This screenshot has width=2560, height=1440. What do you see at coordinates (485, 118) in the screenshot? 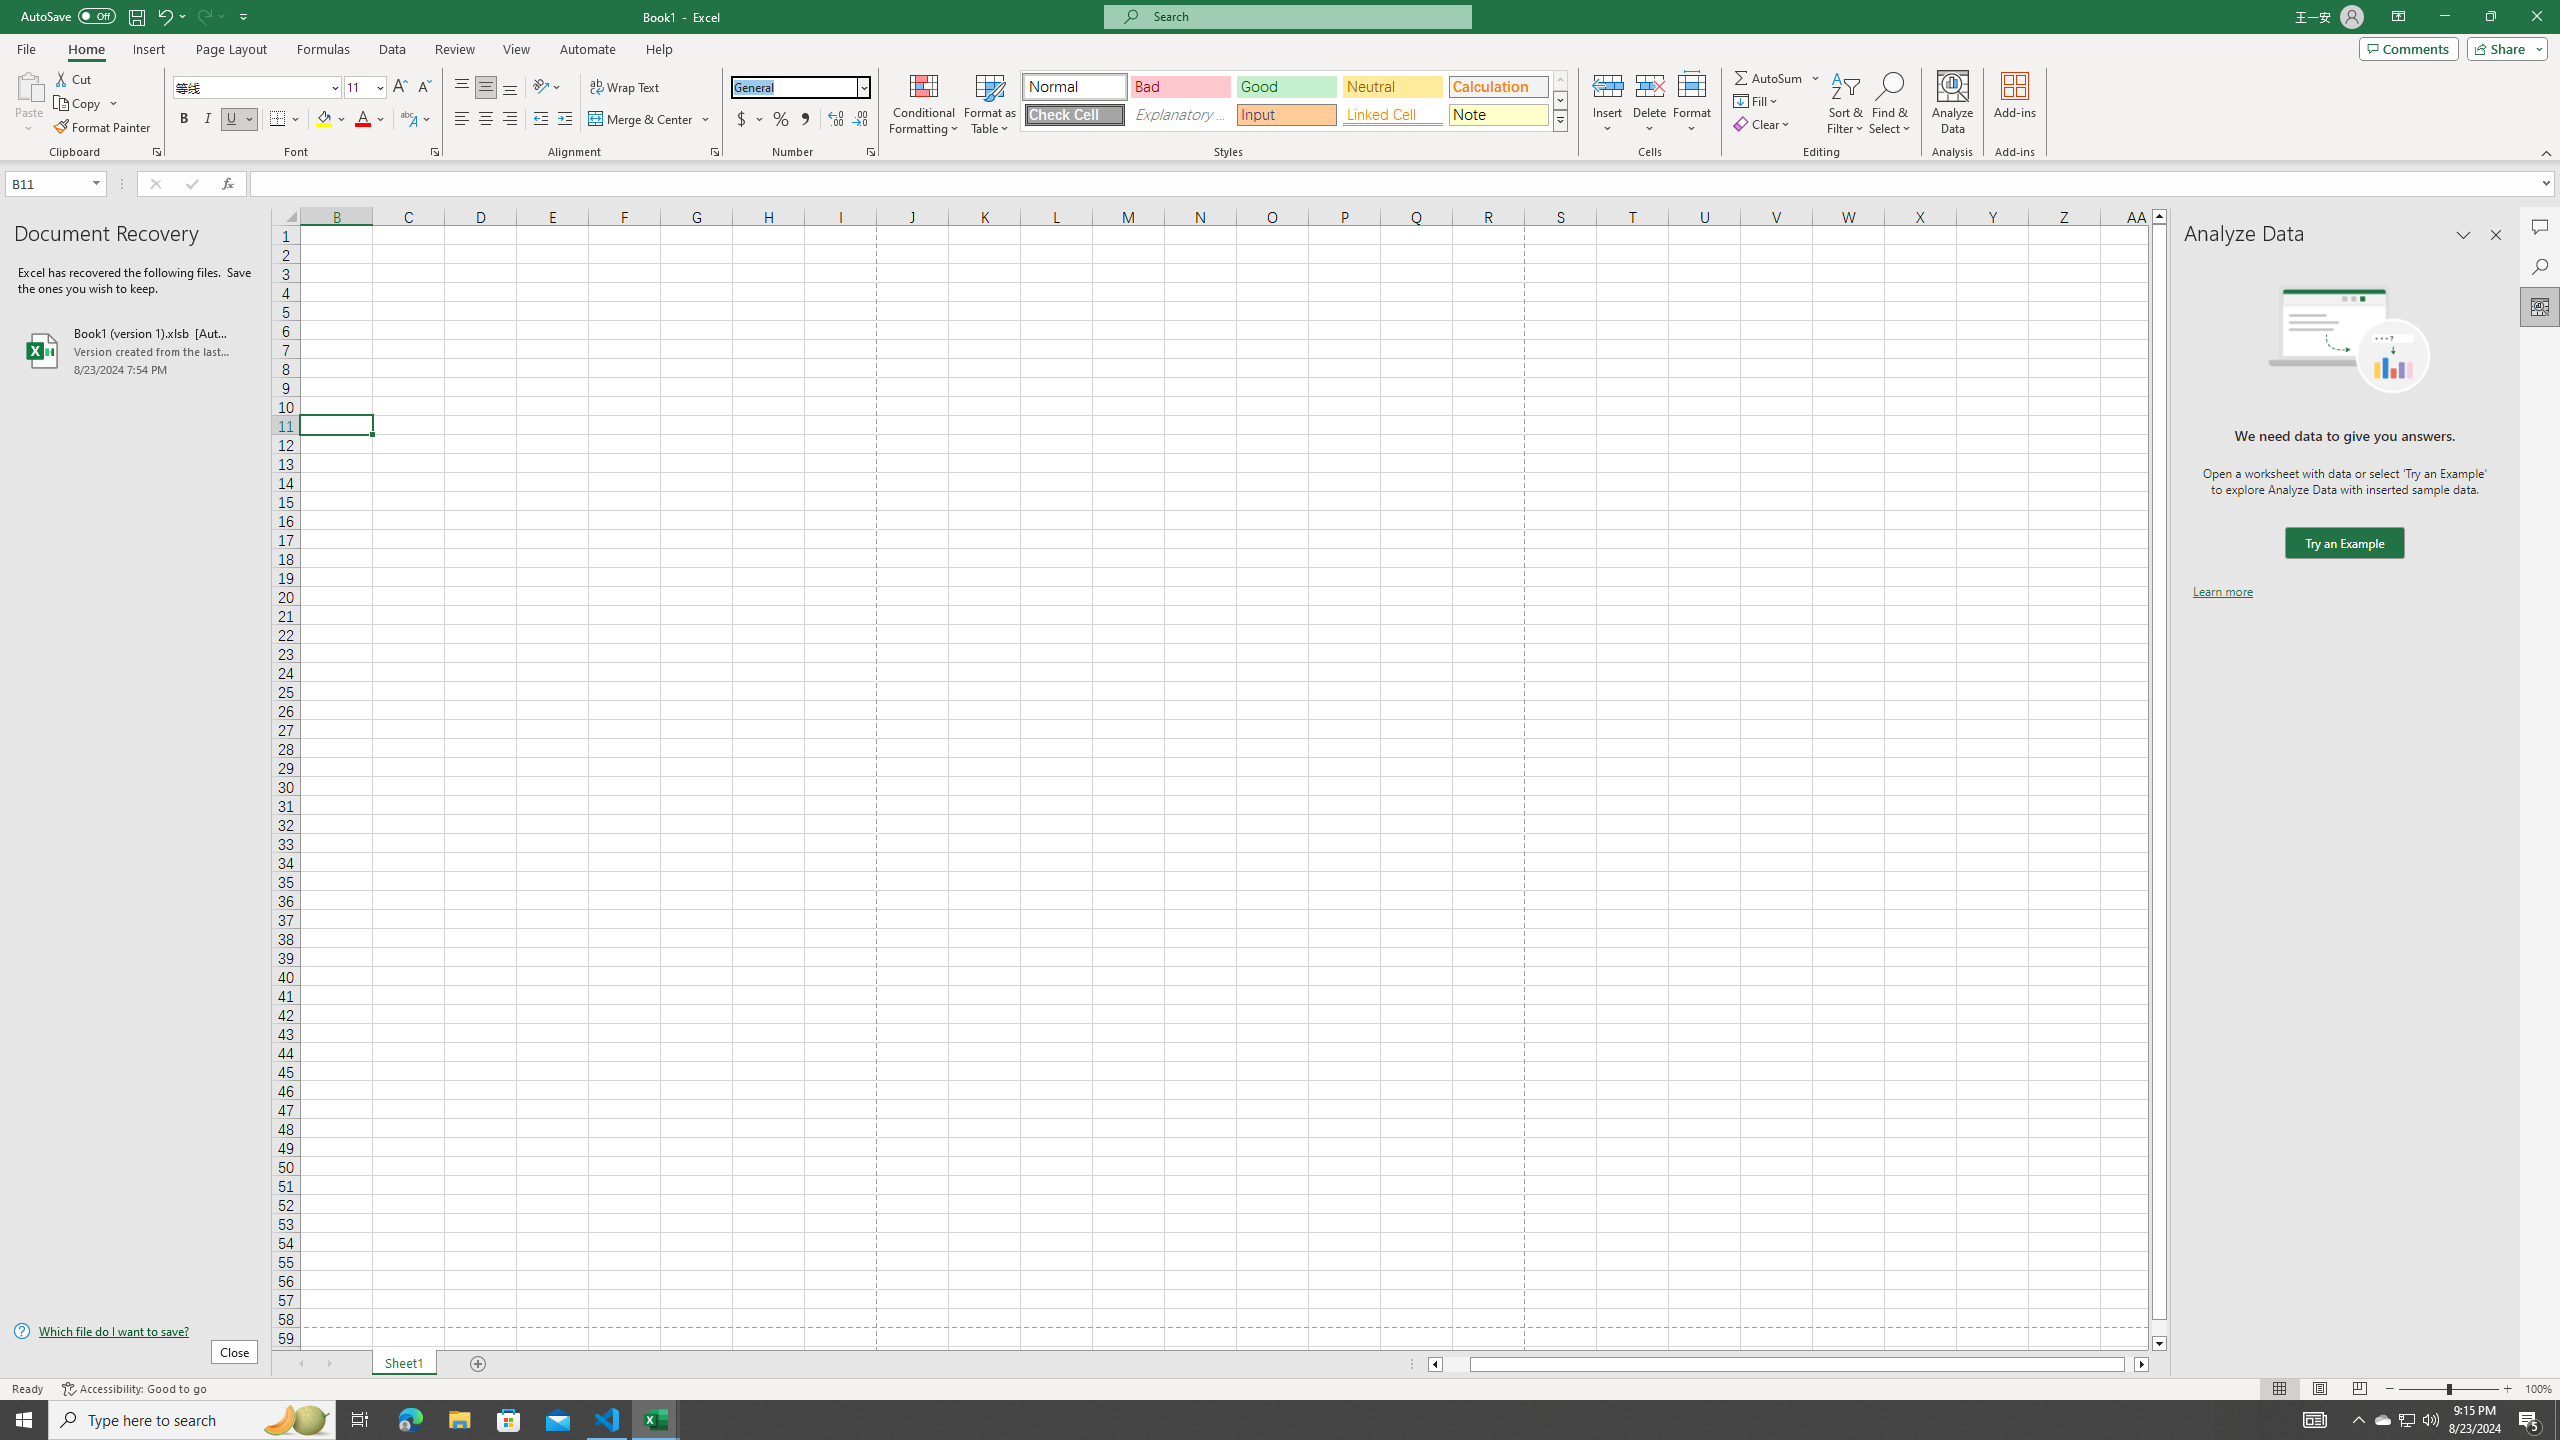
I see `'Center'` at bounding box center [485, 118].